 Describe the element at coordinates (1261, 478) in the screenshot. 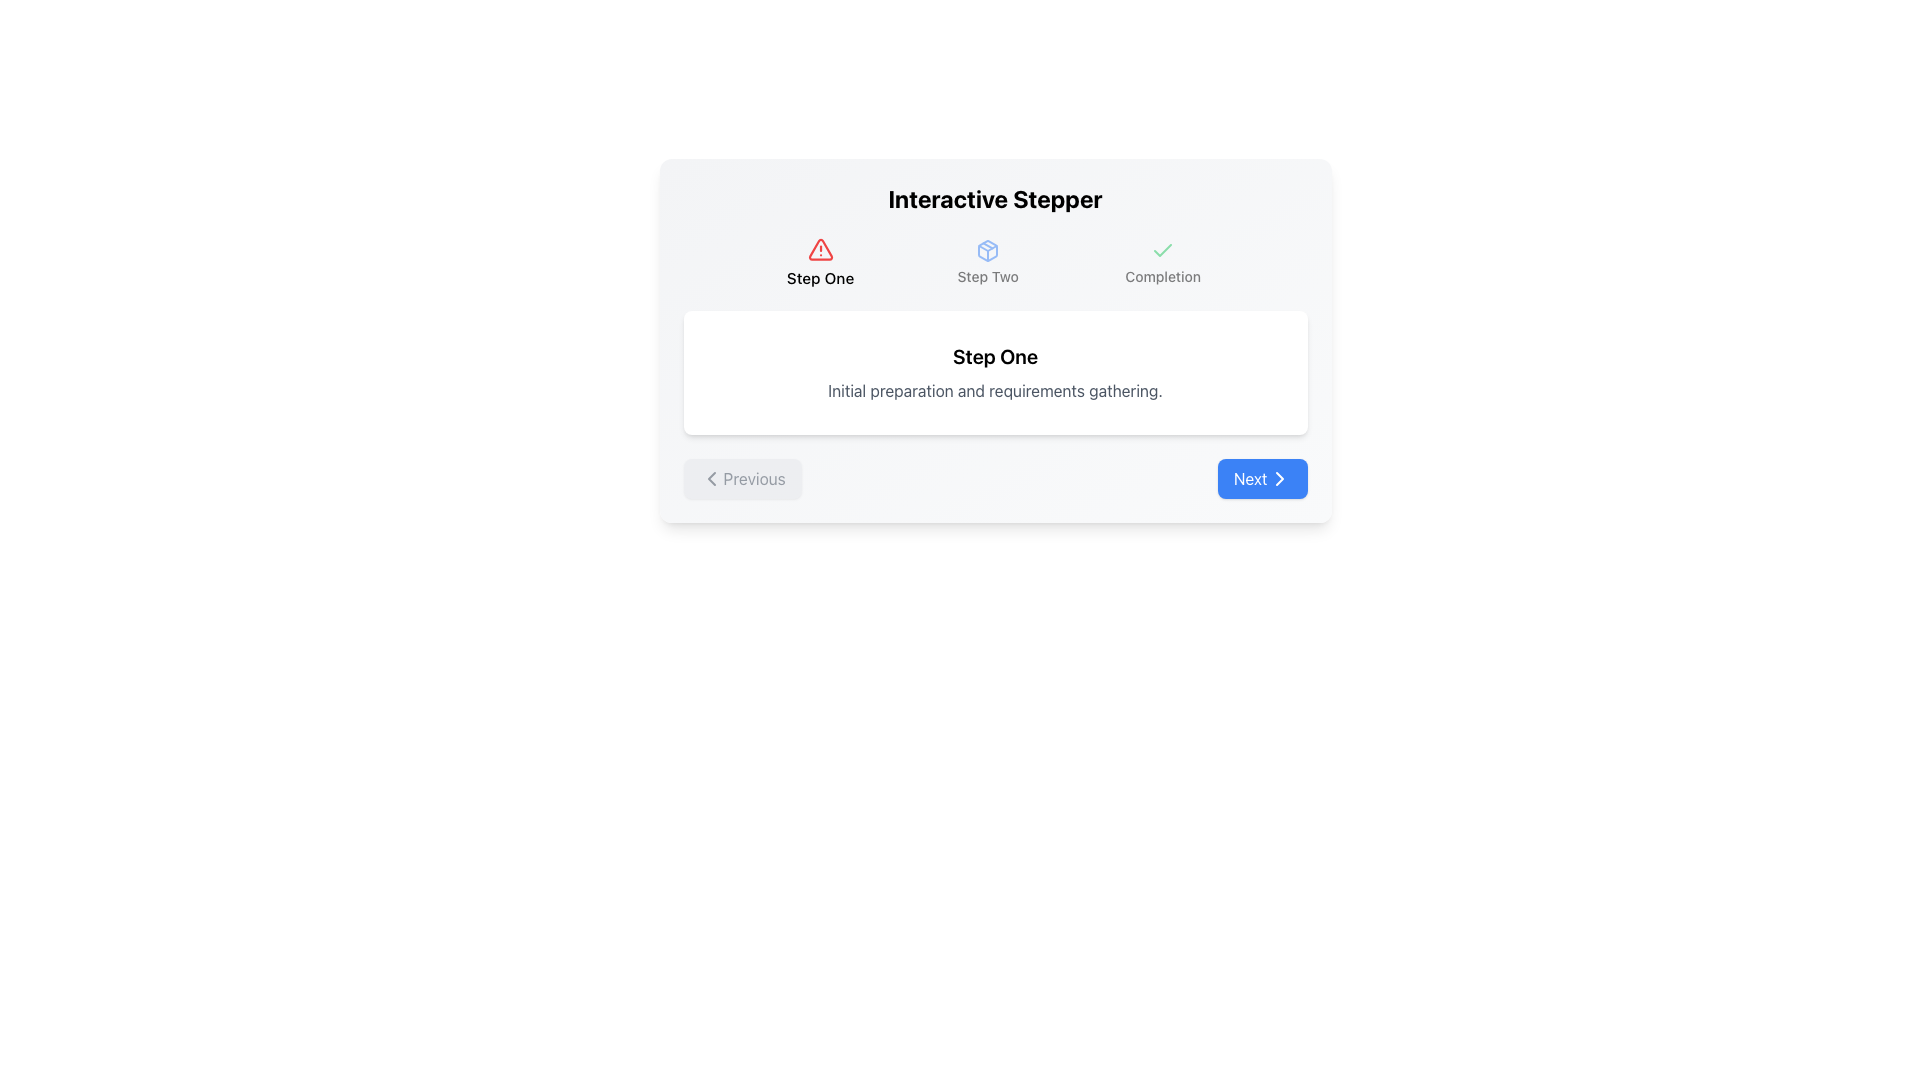

I see `the 'Next' button located at the bottom right corner of the view` at that location.